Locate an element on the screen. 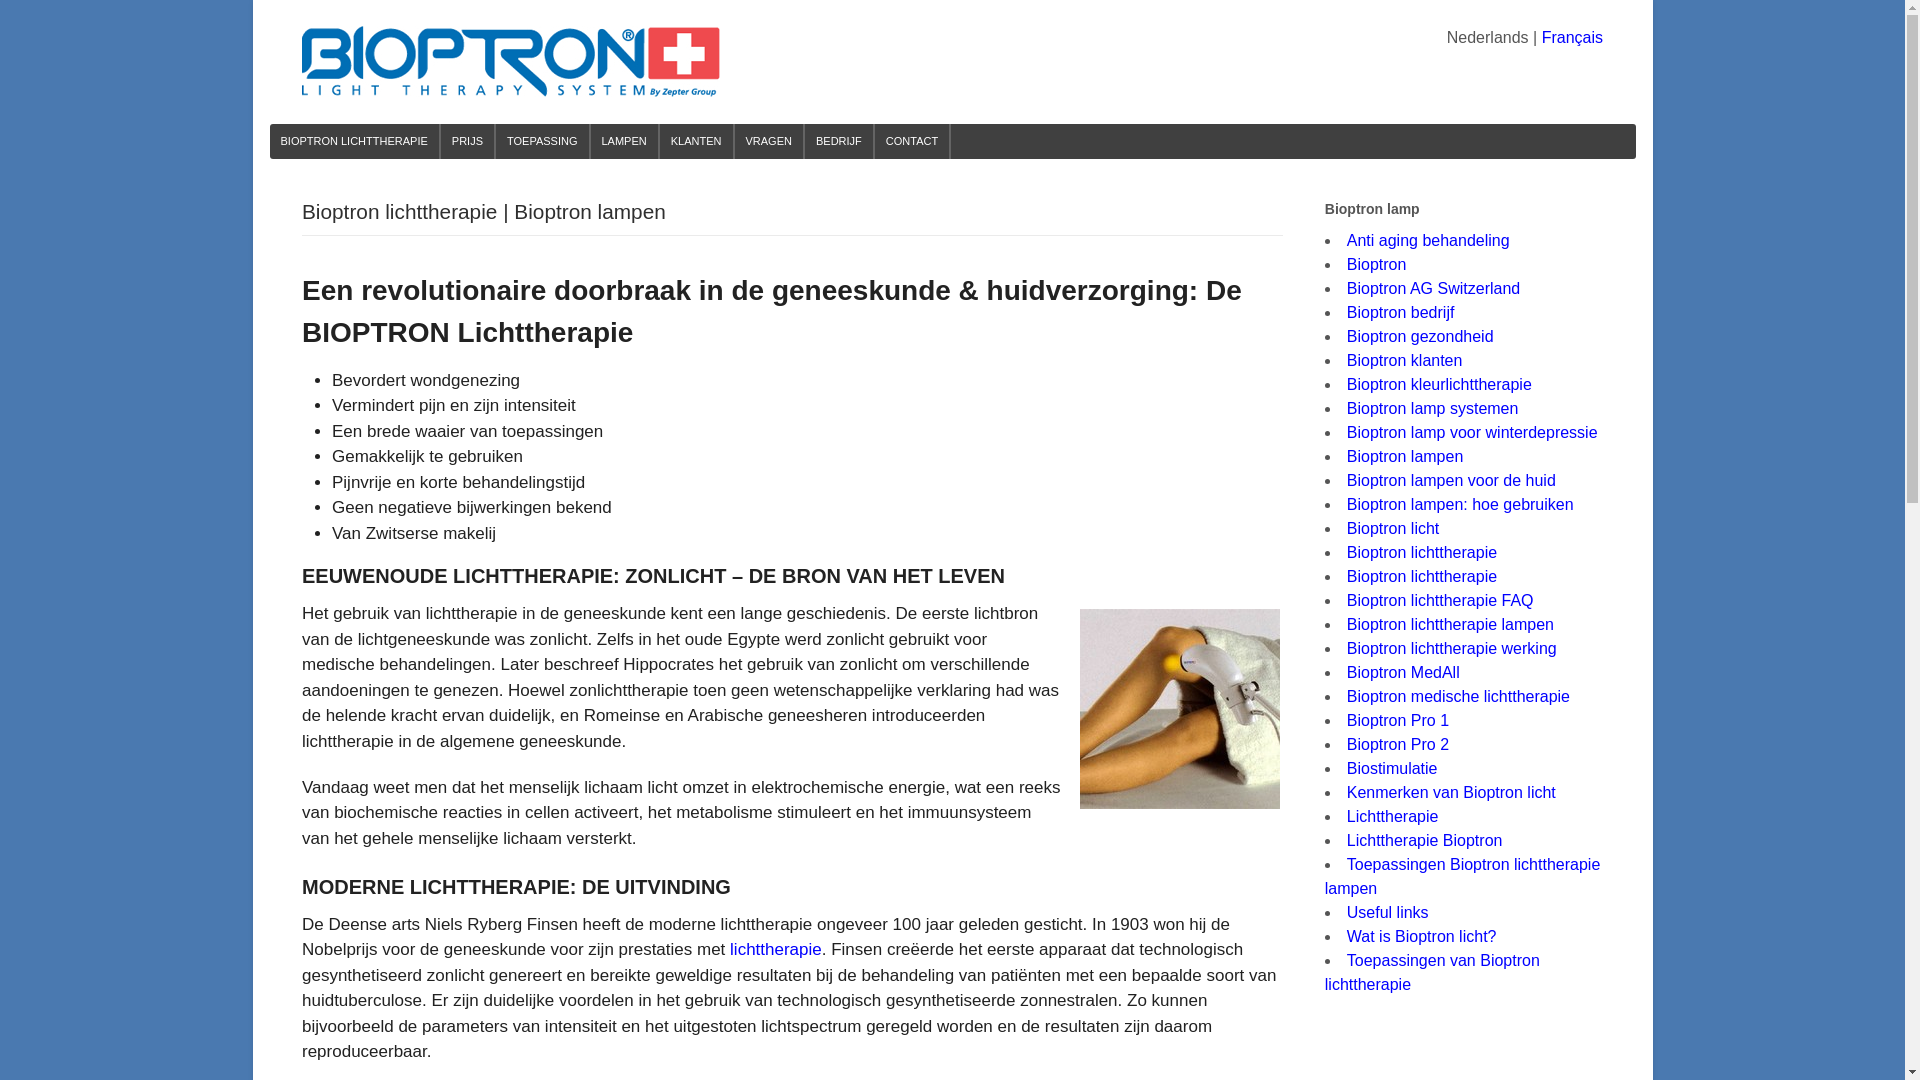 Image resolution: width=1920 pixels, height=1080 pixels. 'Bioptron lampen: hoe gebruiken' is located at coordinates (1460, 503).